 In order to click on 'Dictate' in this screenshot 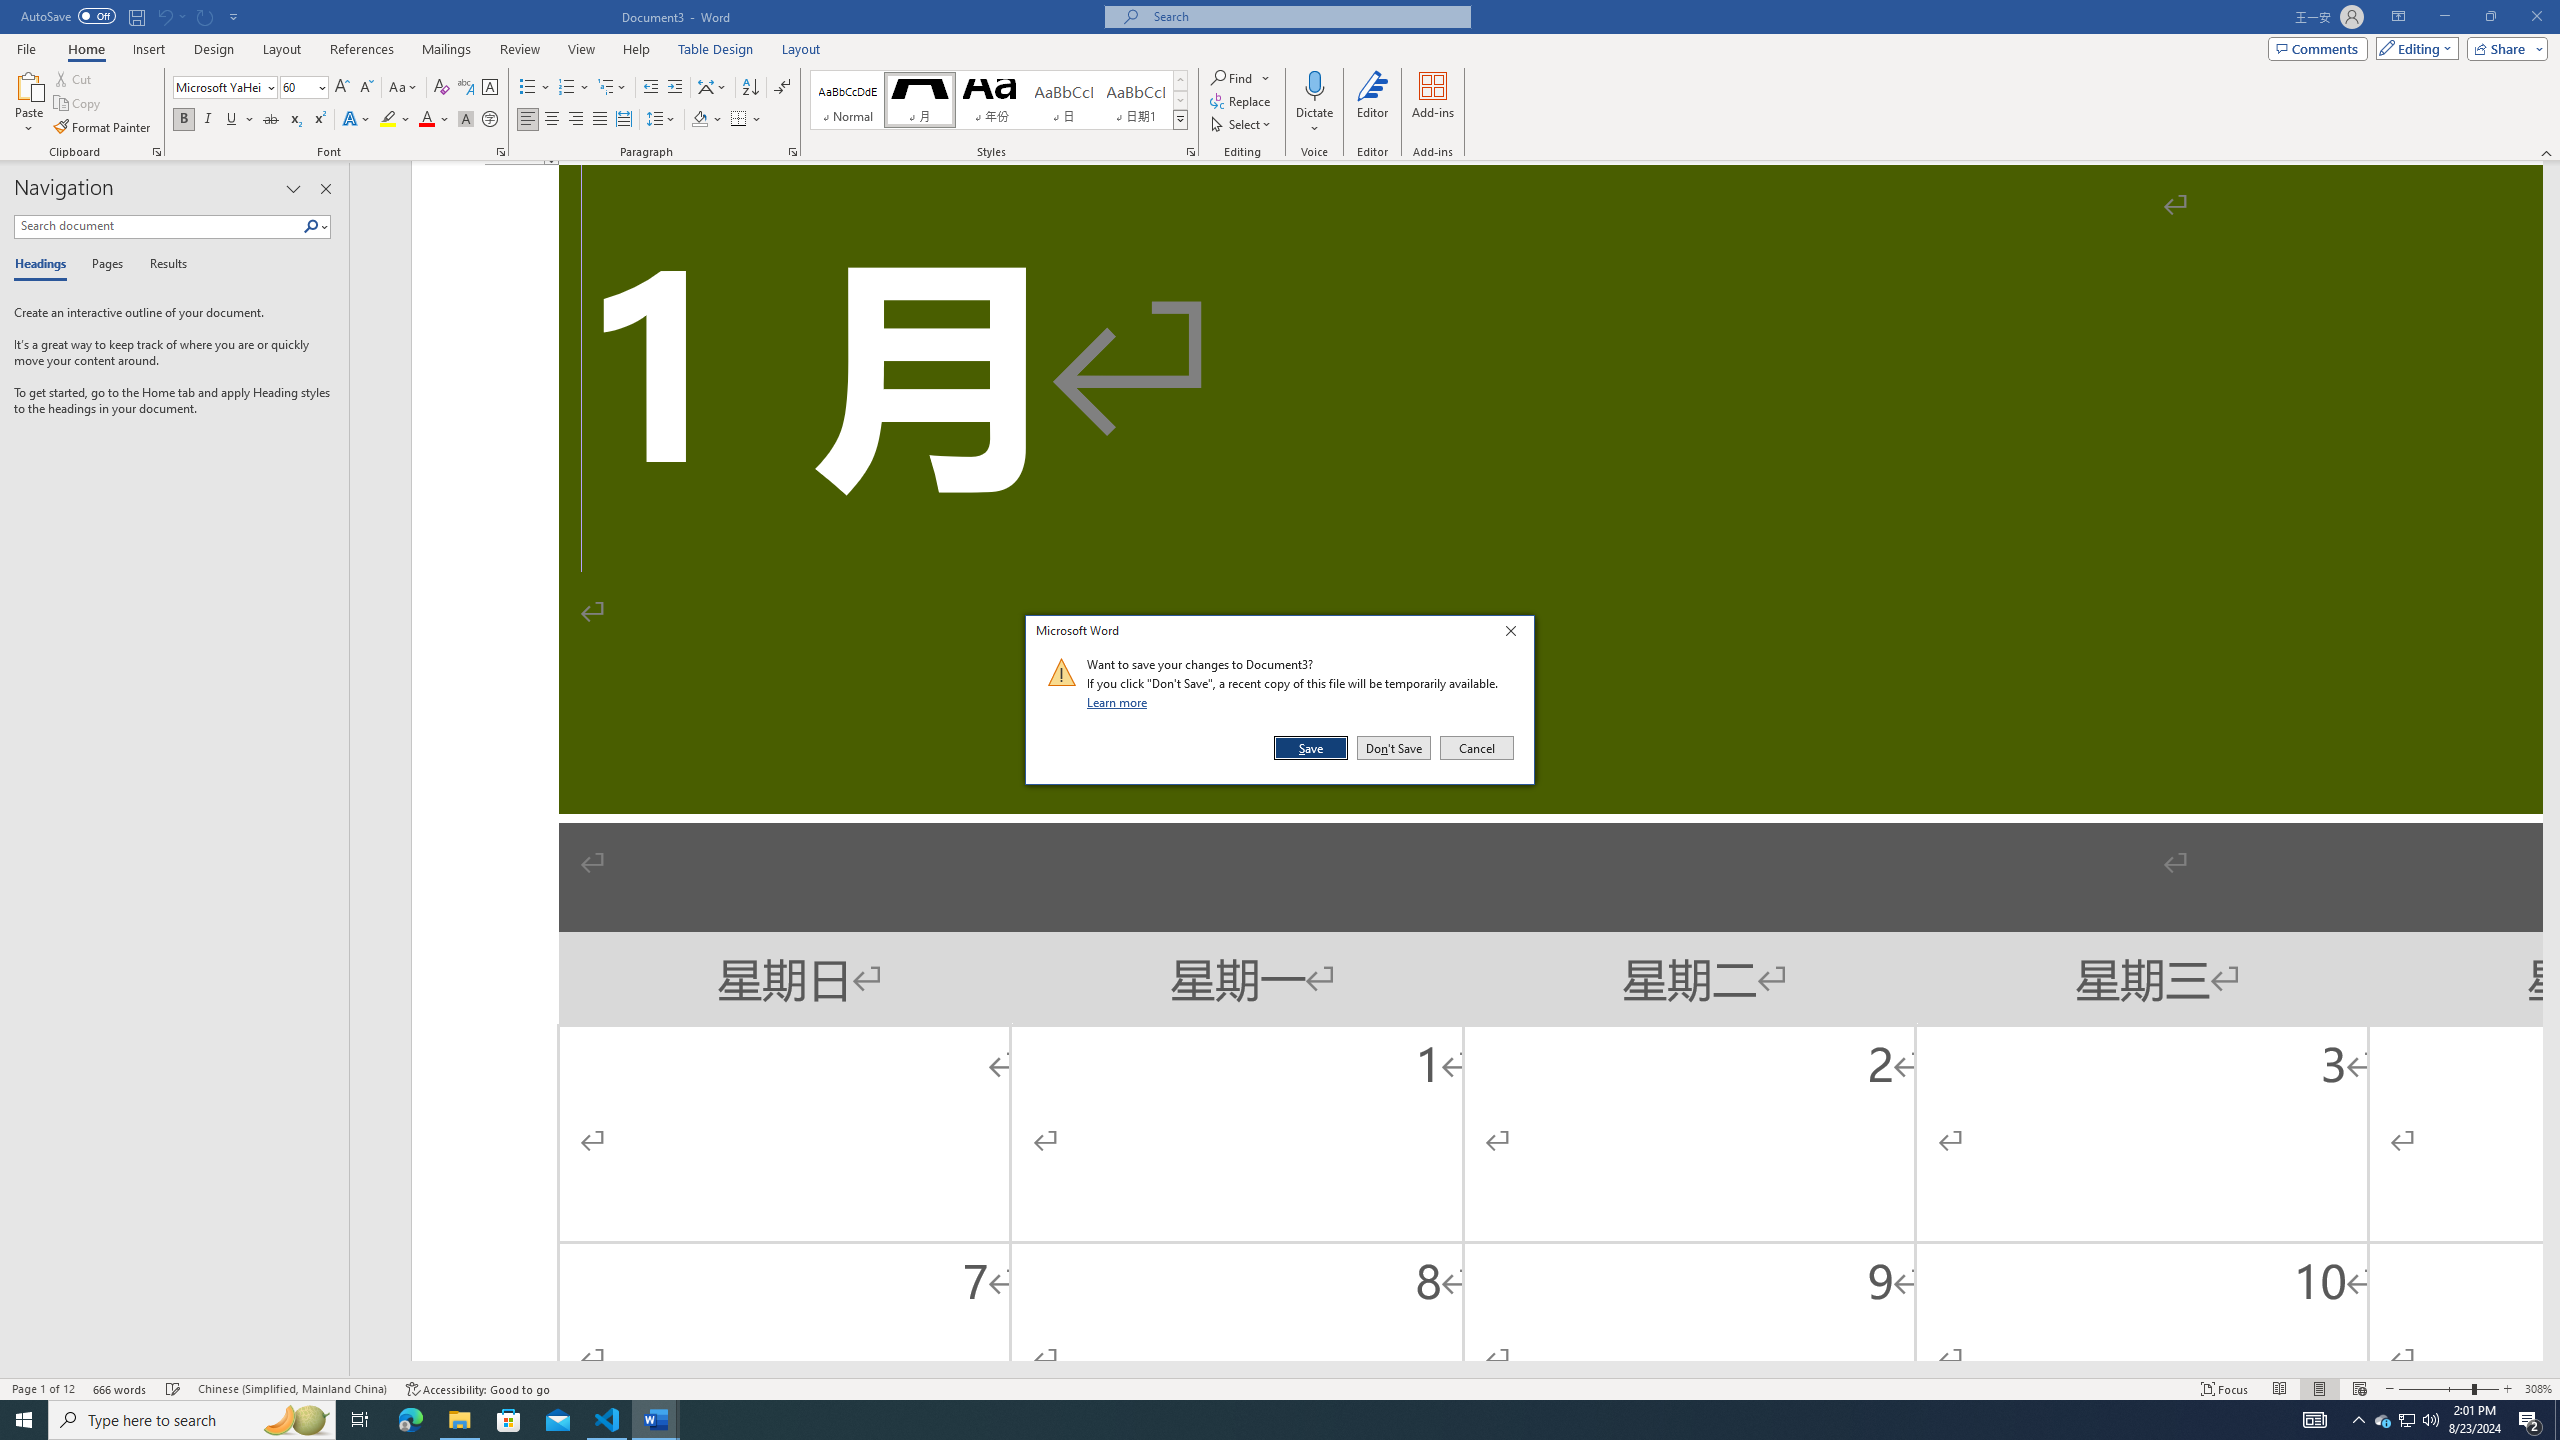, I will do `click(1313, 103)`.